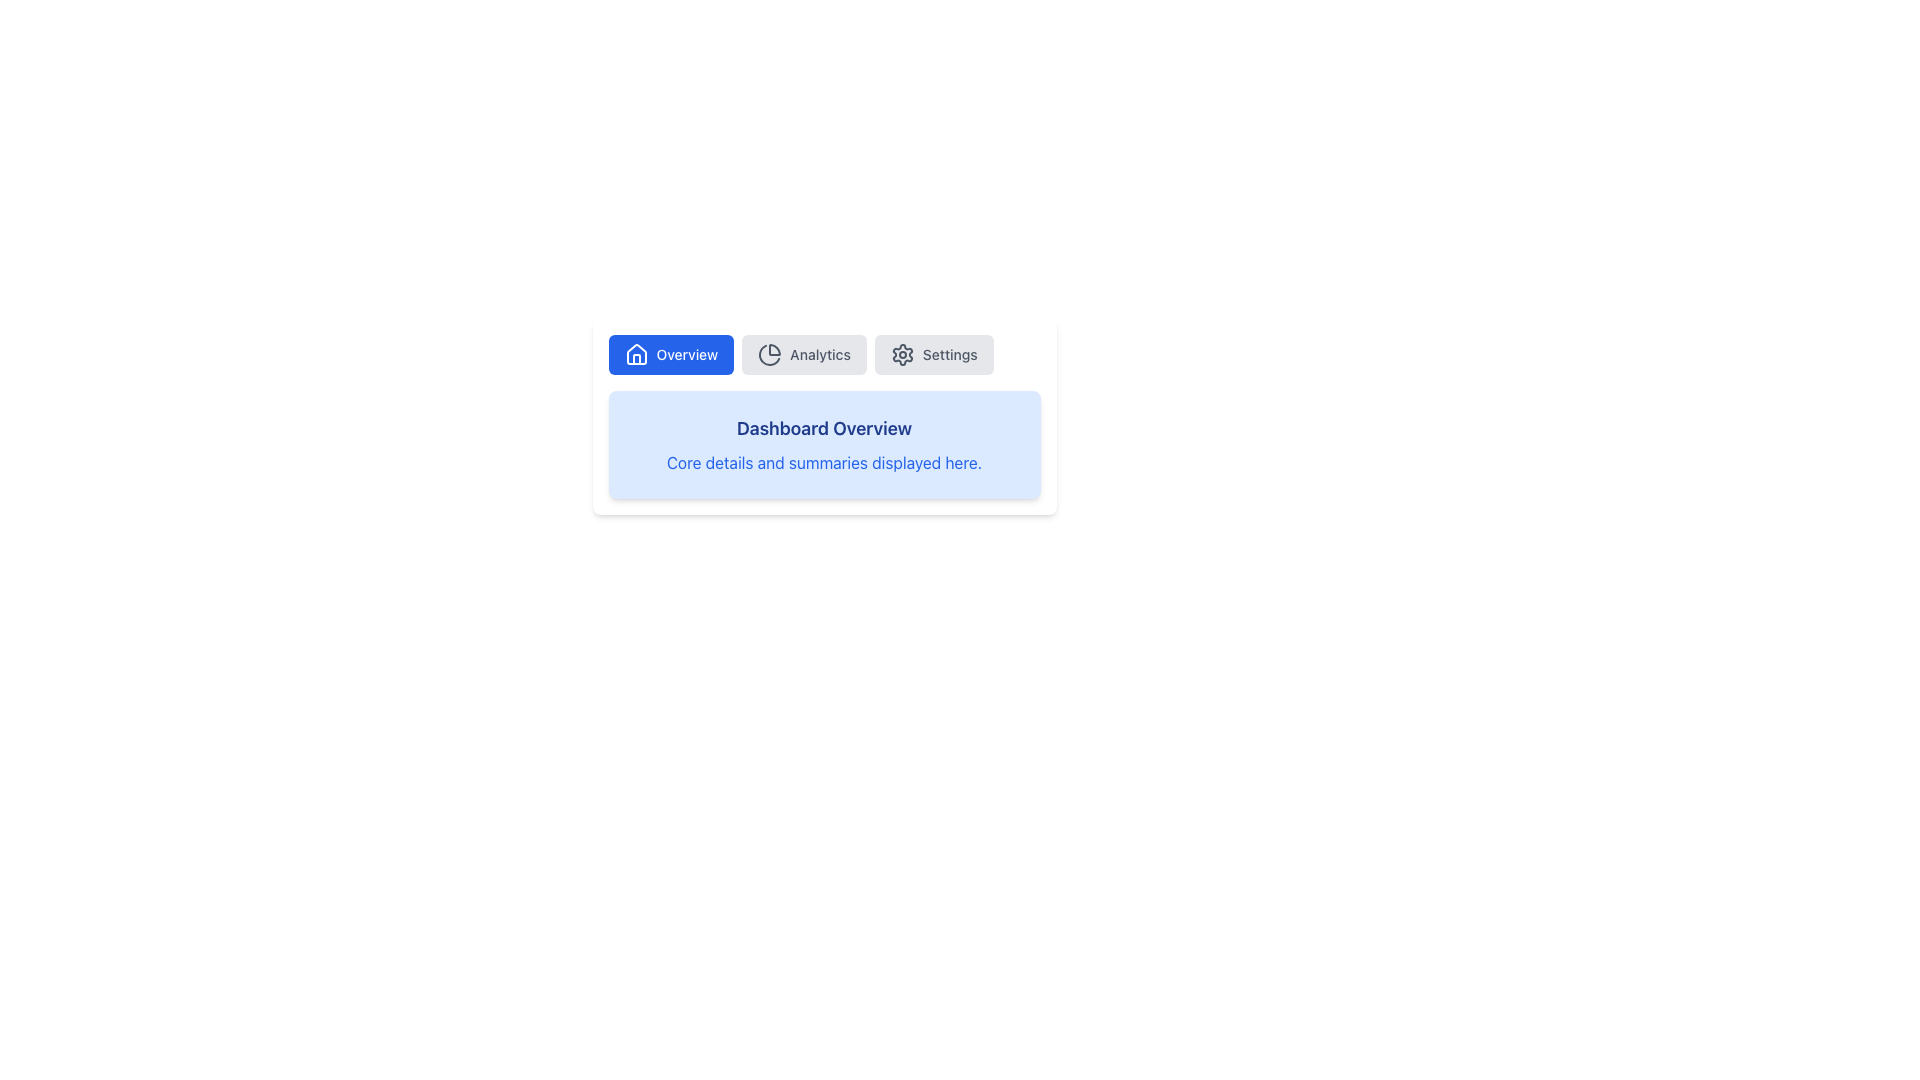 The image size is (1920, 1080). Describe the element at coordinates (671, 353) in the screenshot. I see `the 'Overview' button located at the leftmost part of the horizontal menu bar` at that location.